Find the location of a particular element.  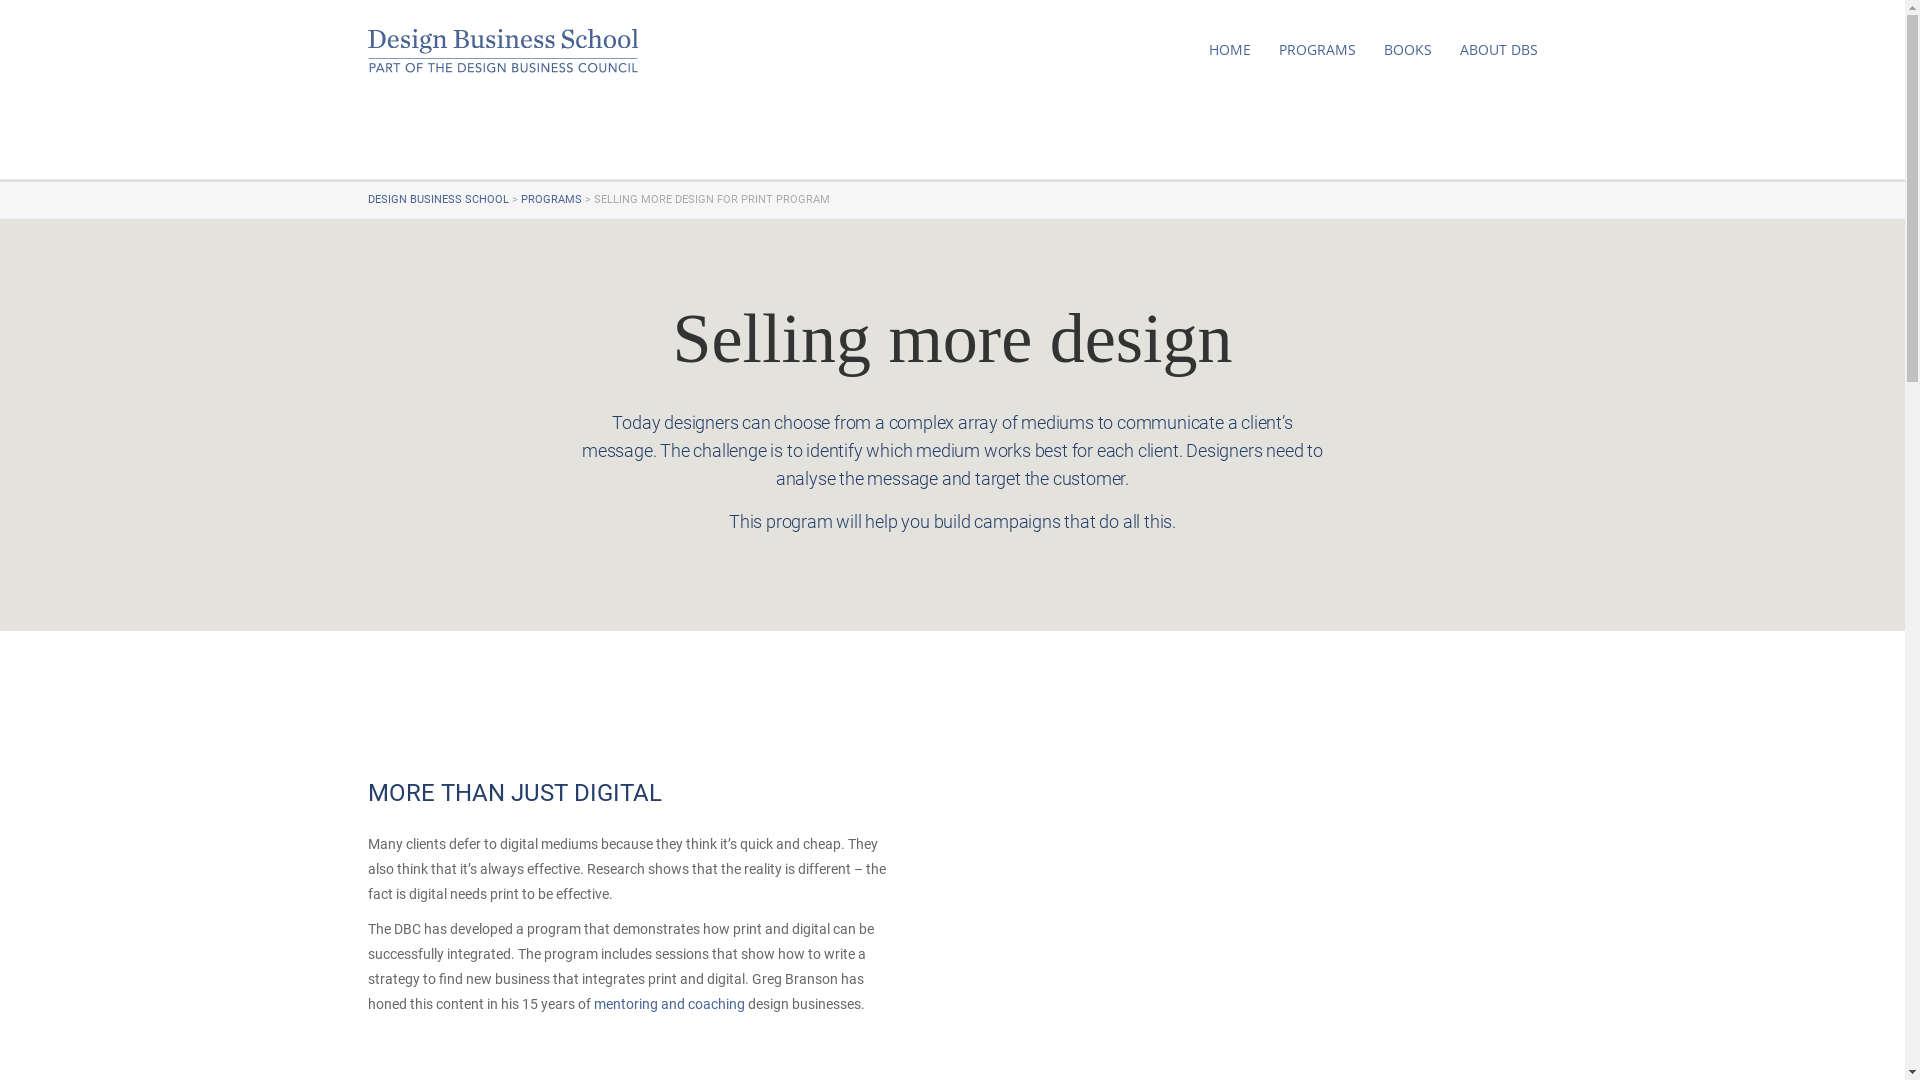

'ABOUT DBS' is located at coordinates (1459, 49).